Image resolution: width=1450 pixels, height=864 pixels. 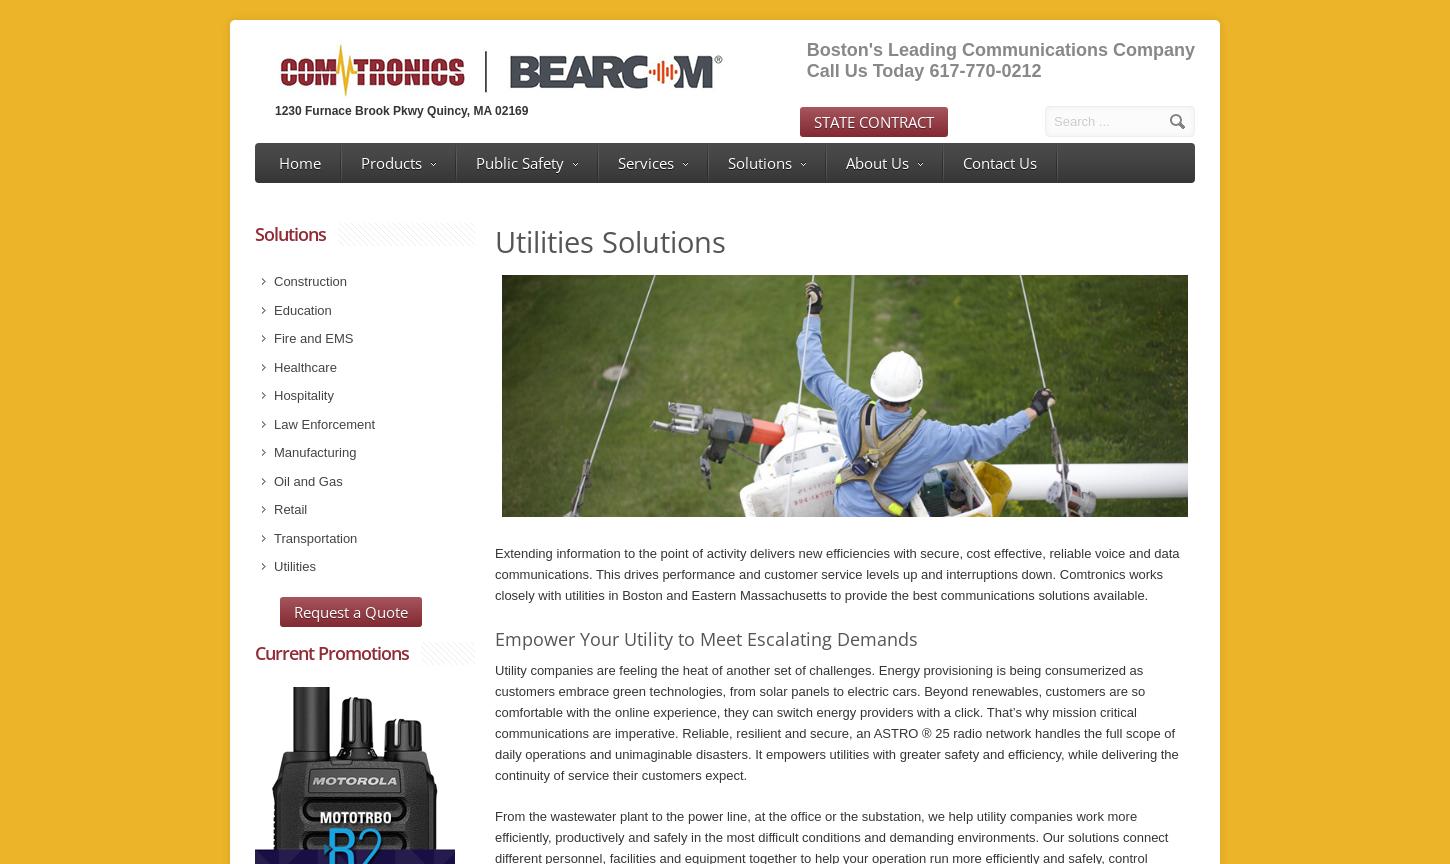 What do you see at coordinates (255, 233) in the screenshot?
I see `'Solutions'` at bounding box center [255, 233].